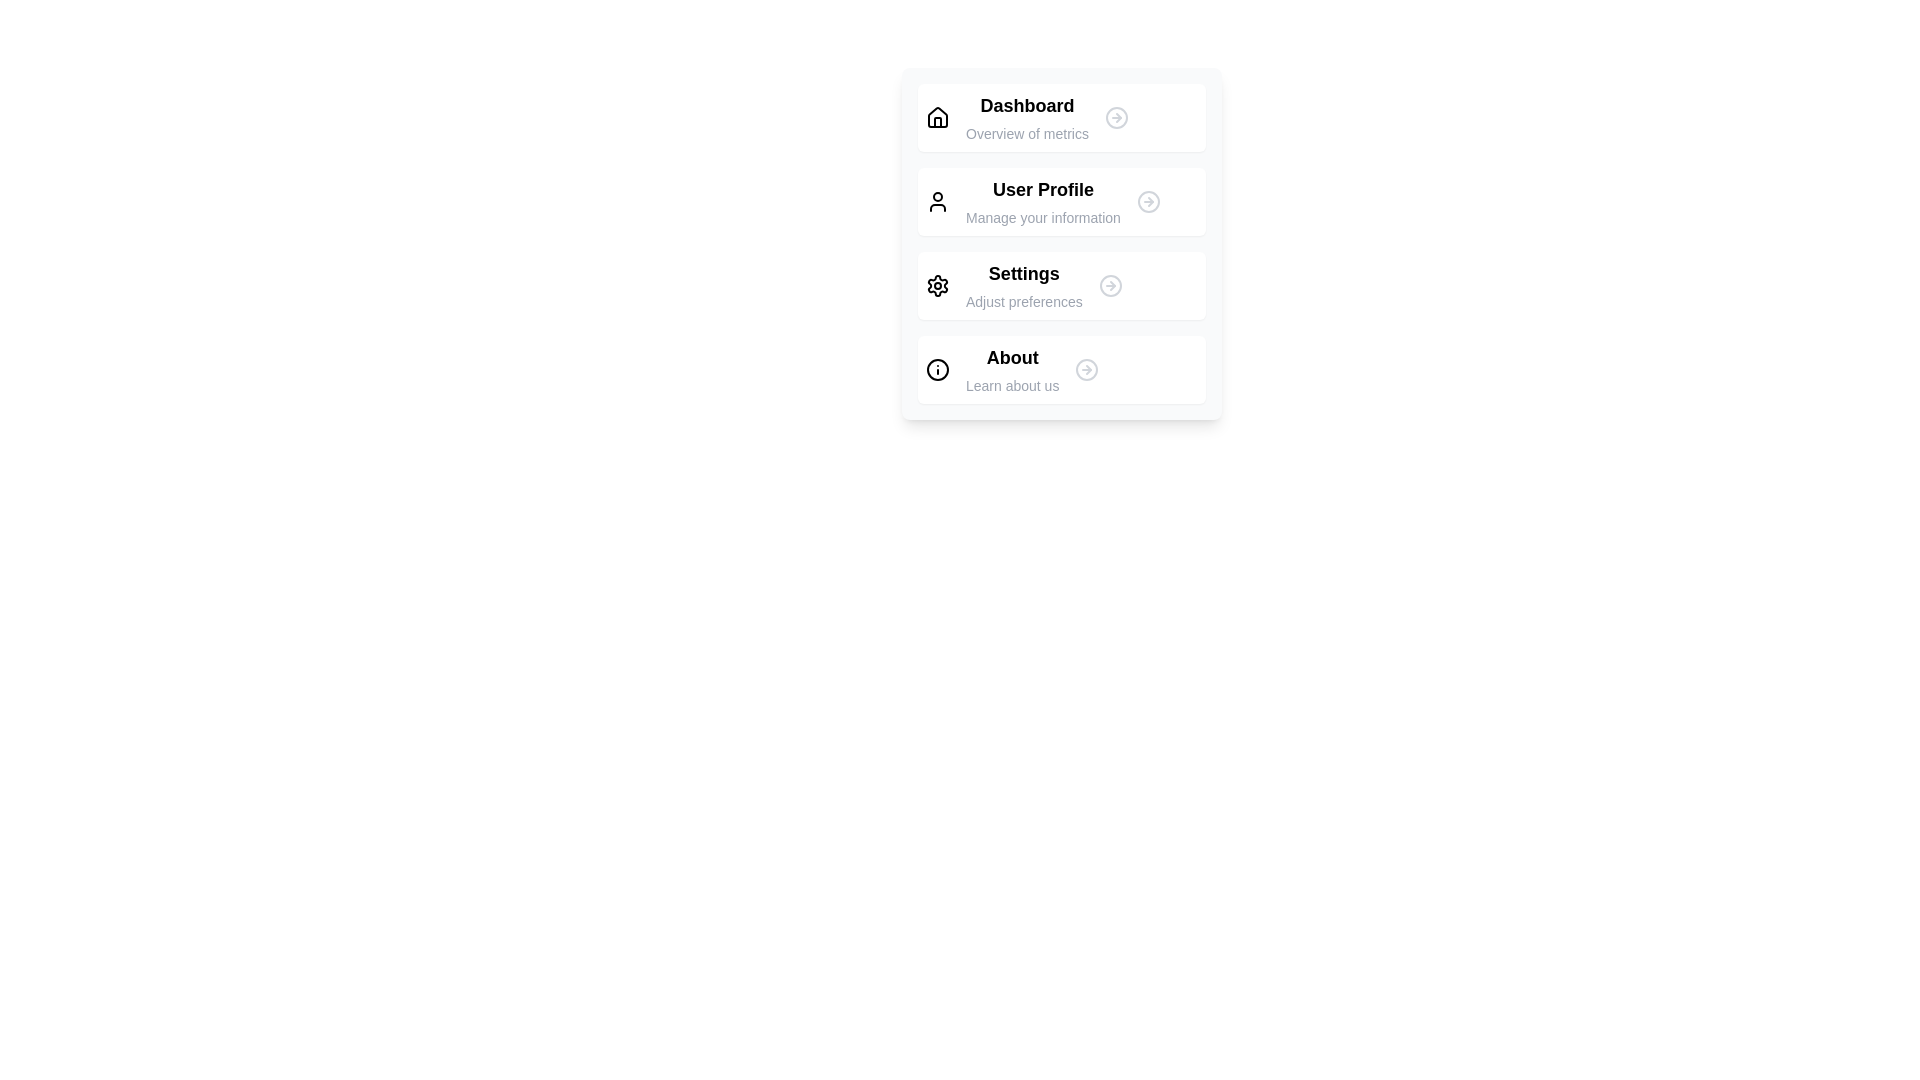 This screenshot has width=1920, height=1080. Describe the element at coordinates (1109, 285) in the screenshot. I see `the circular icon with a right-pointing arrow located at the far right of the 'Settings' row` at that location.